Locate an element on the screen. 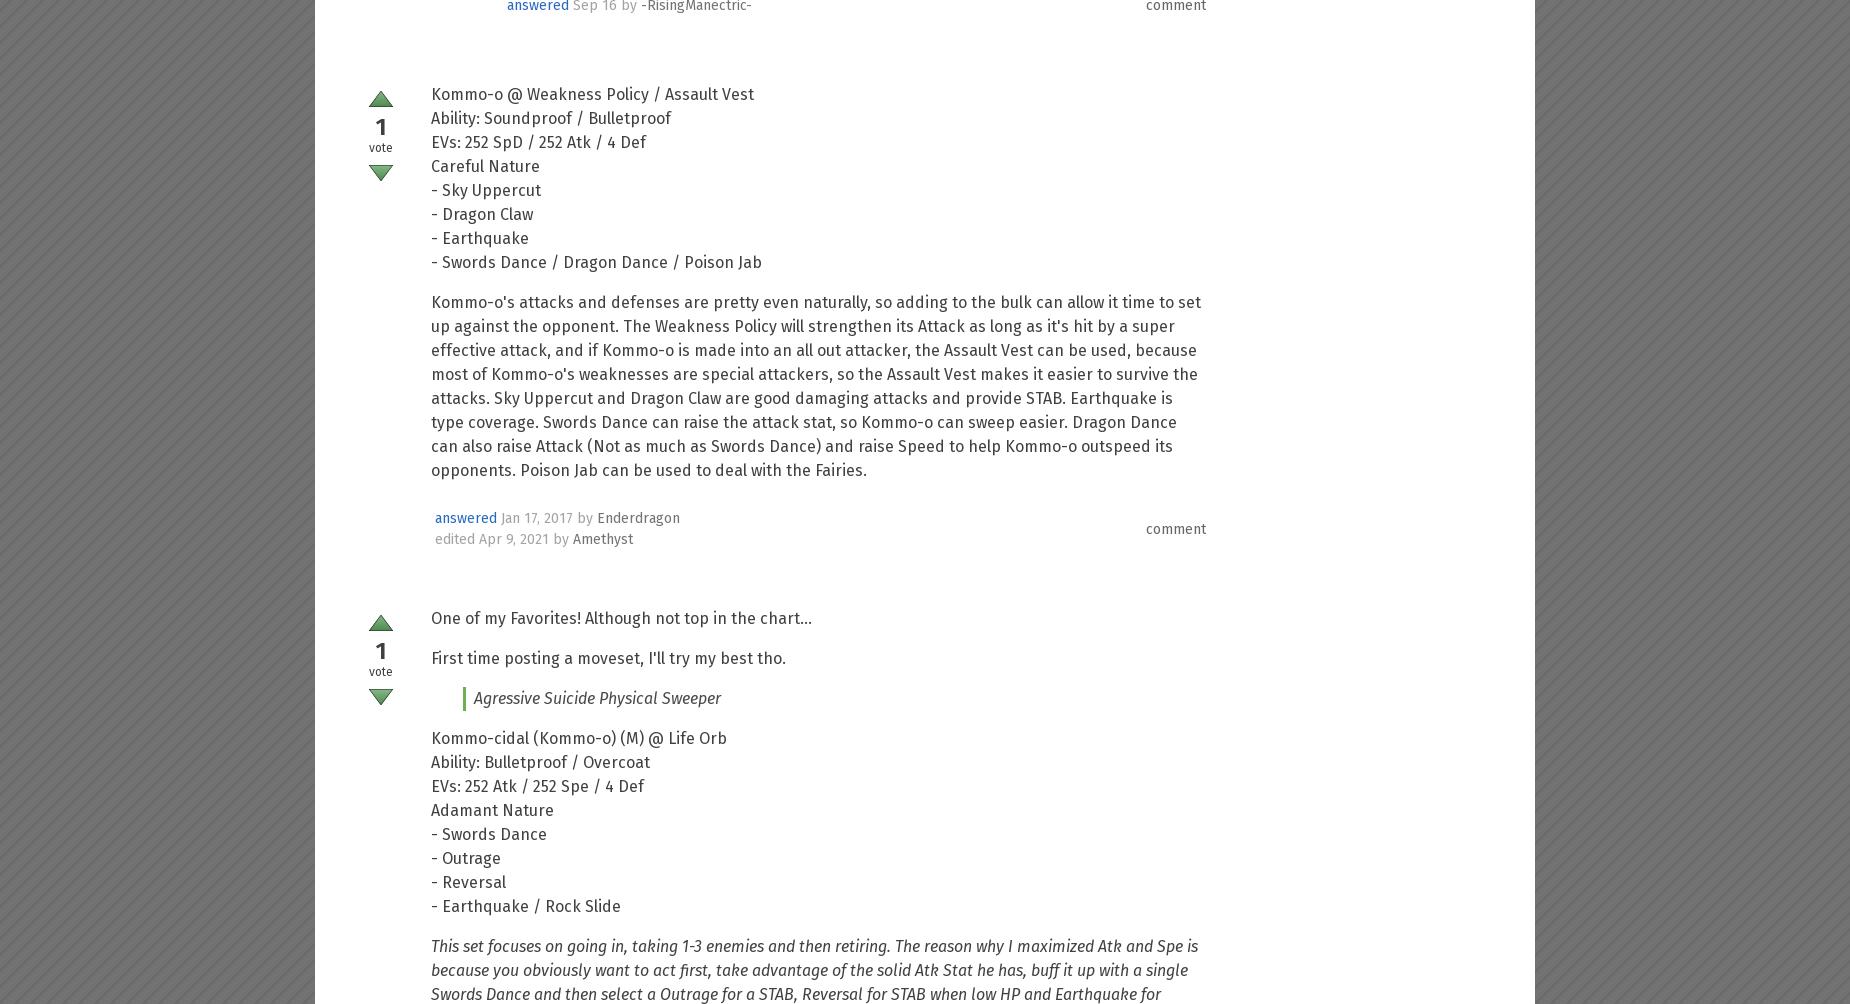 Image resolution: width=1850 pixels, height=1004 pixels. '- Earthquake' is located at coordinates (480, 237).